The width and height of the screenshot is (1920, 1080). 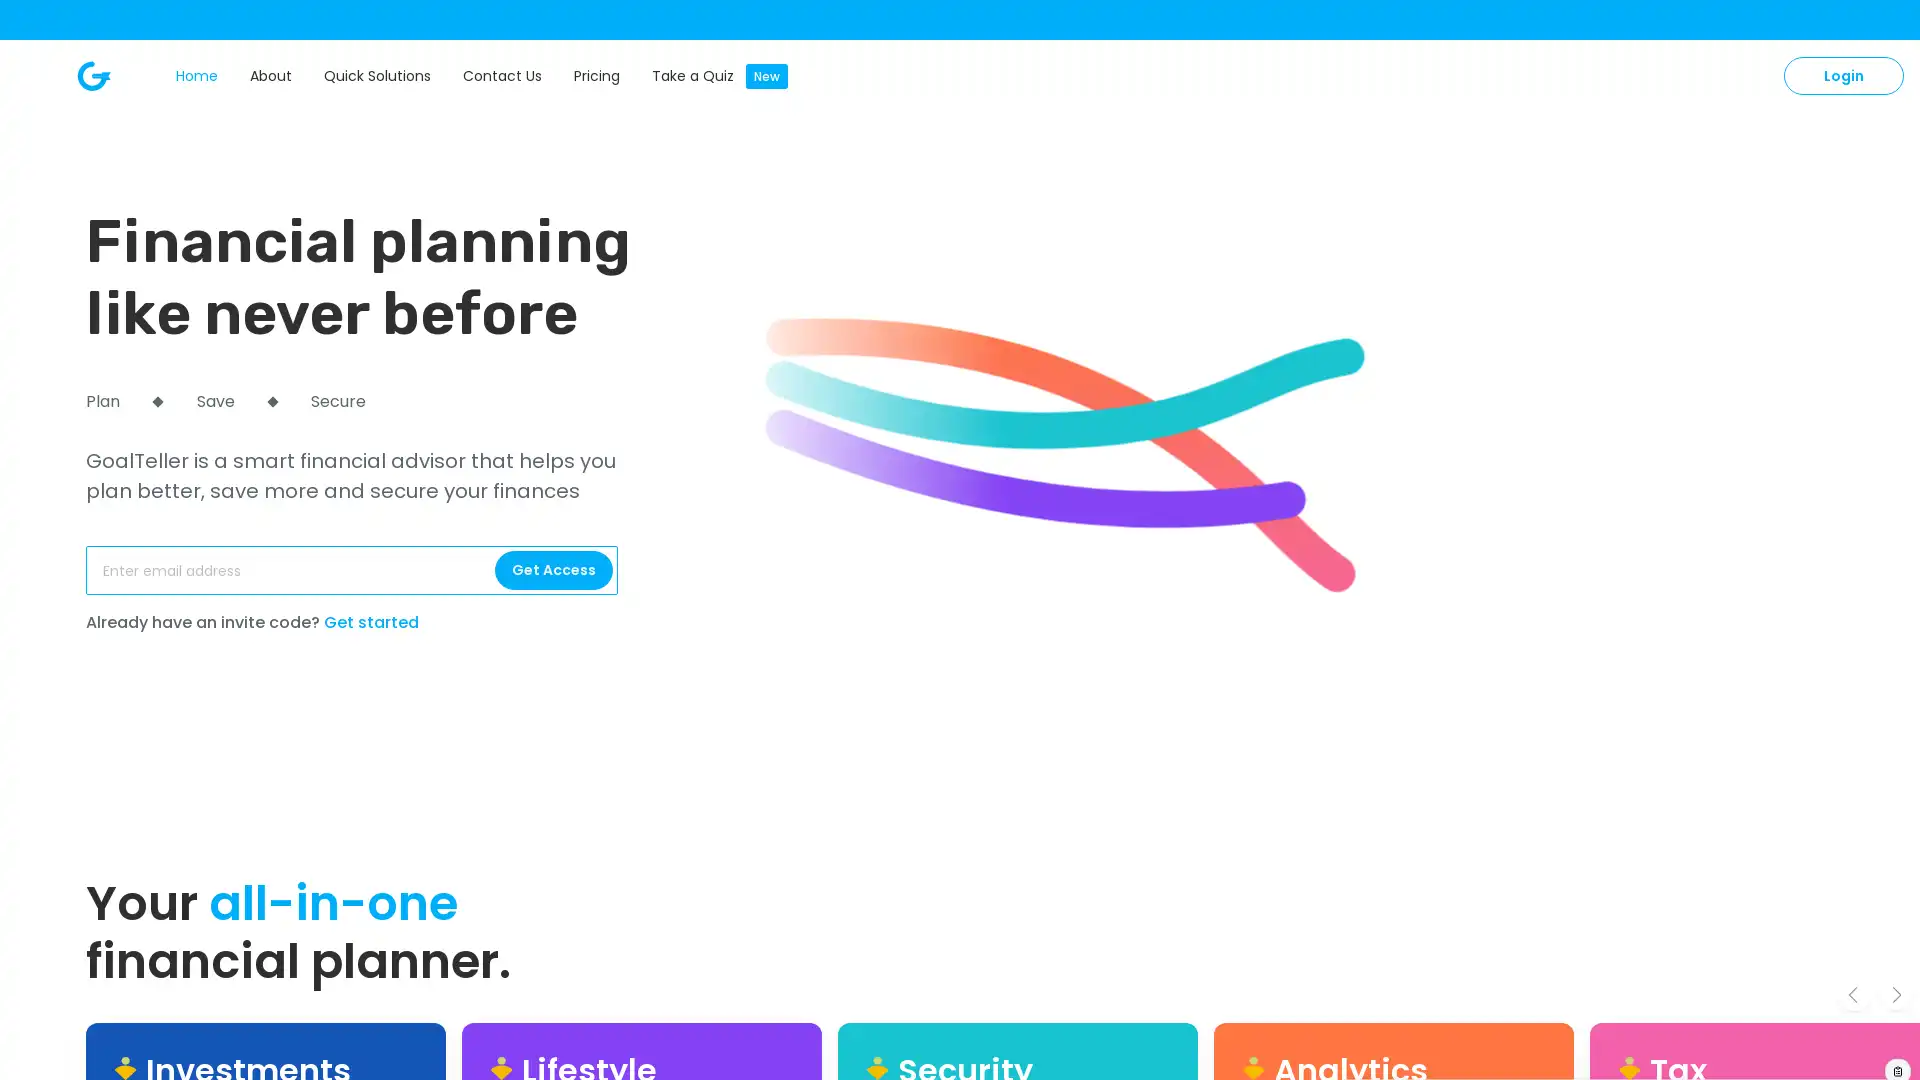 I want to click on Next slide, so click(x=1895, y=994).